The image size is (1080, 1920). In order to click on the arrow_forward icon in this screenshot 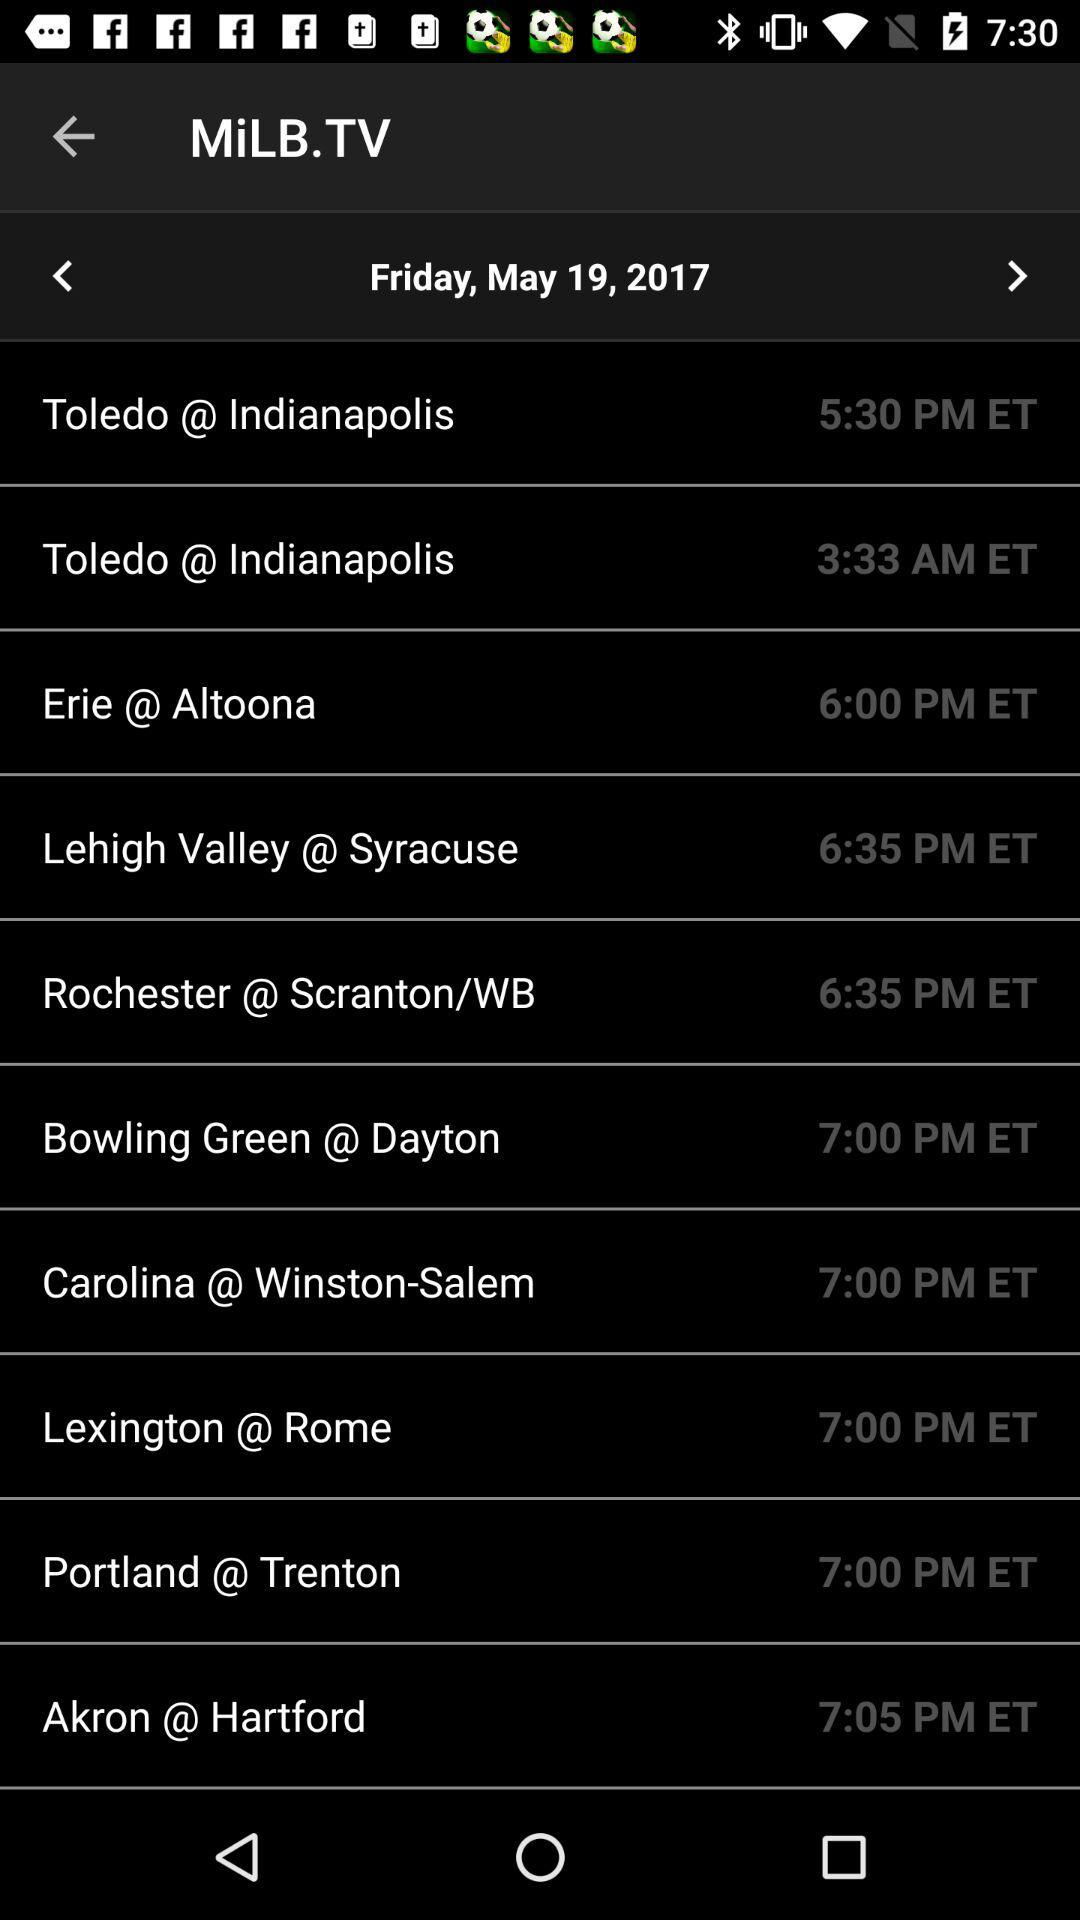, I will do `click(1017, 274)`.